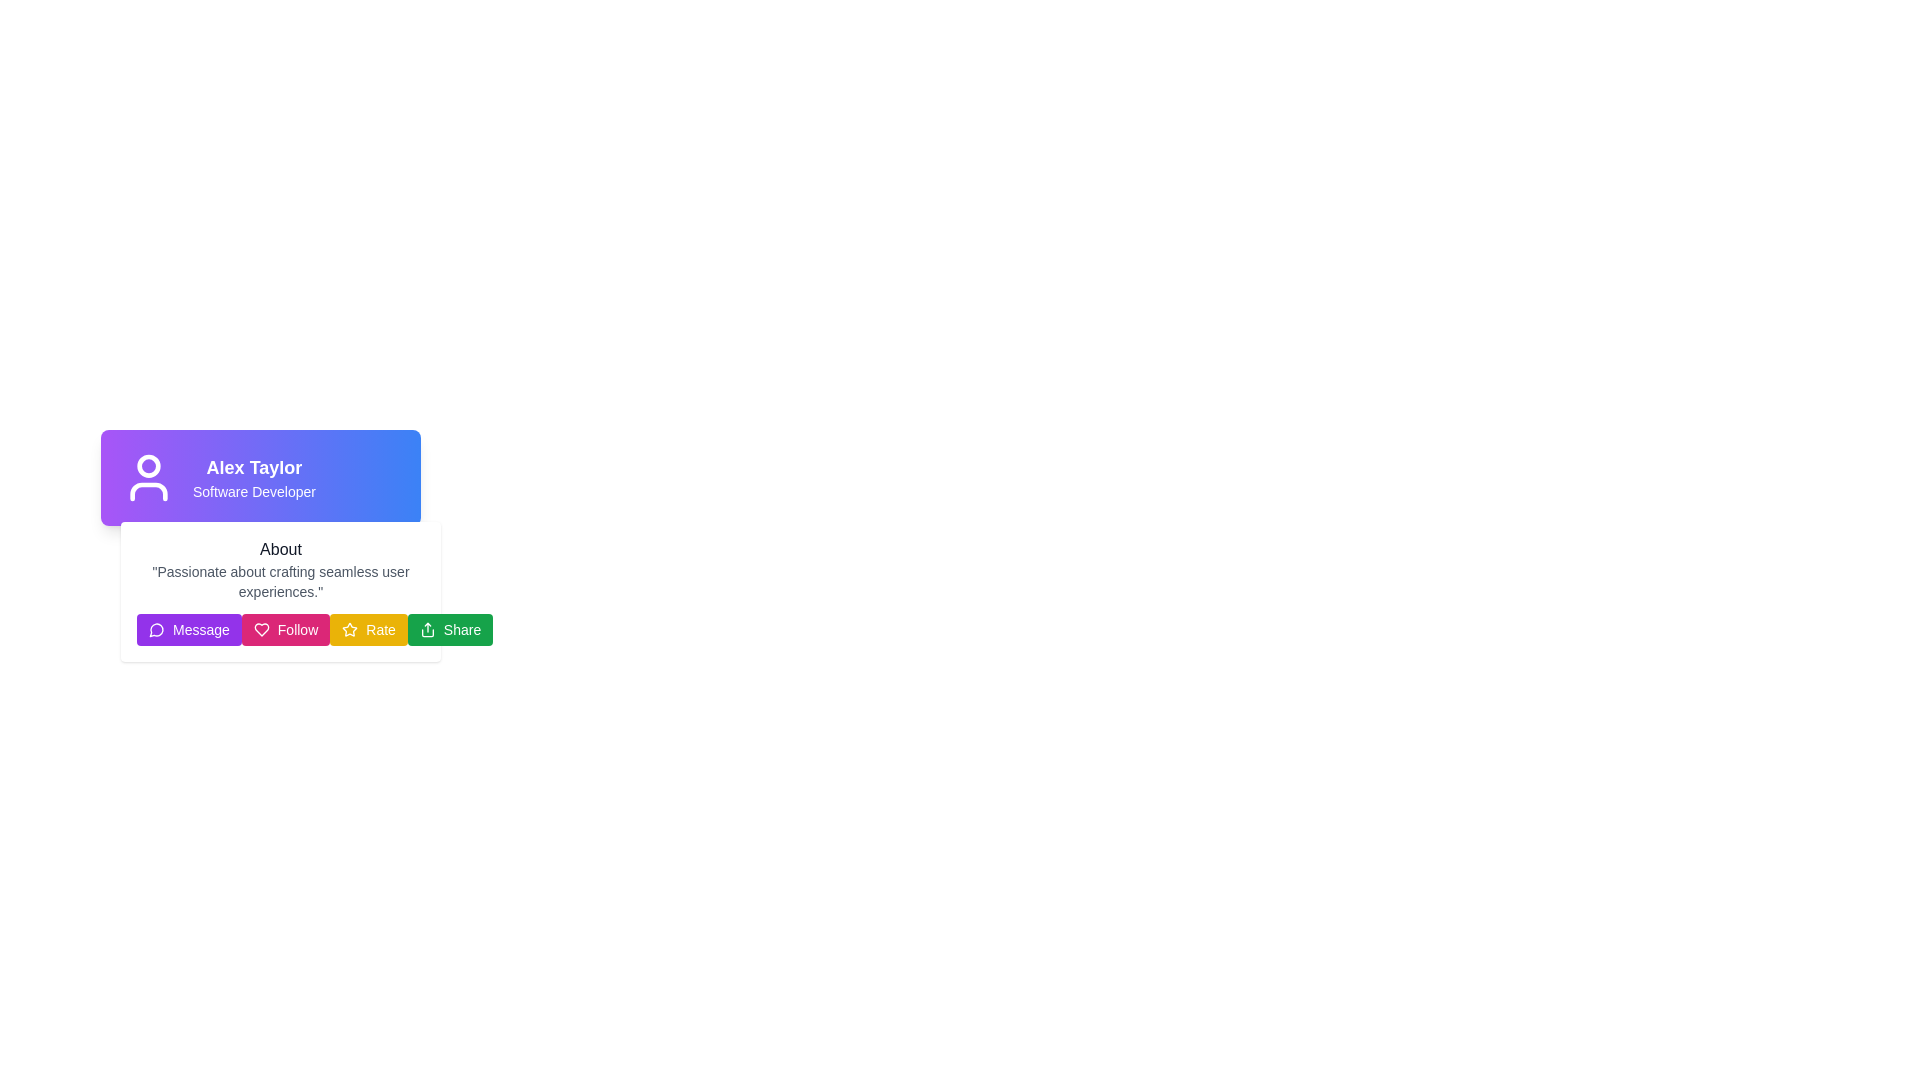 This screenshot has height=1080, width=1920. What do you see at coordinates (147, 466) in the screenshot?
I see `the Circle SVG Graphic Element that is part of the user profile icon, which is located in the upper central area of the profile card for 'Alex Taylor.'` at bounding box center [147, 466].